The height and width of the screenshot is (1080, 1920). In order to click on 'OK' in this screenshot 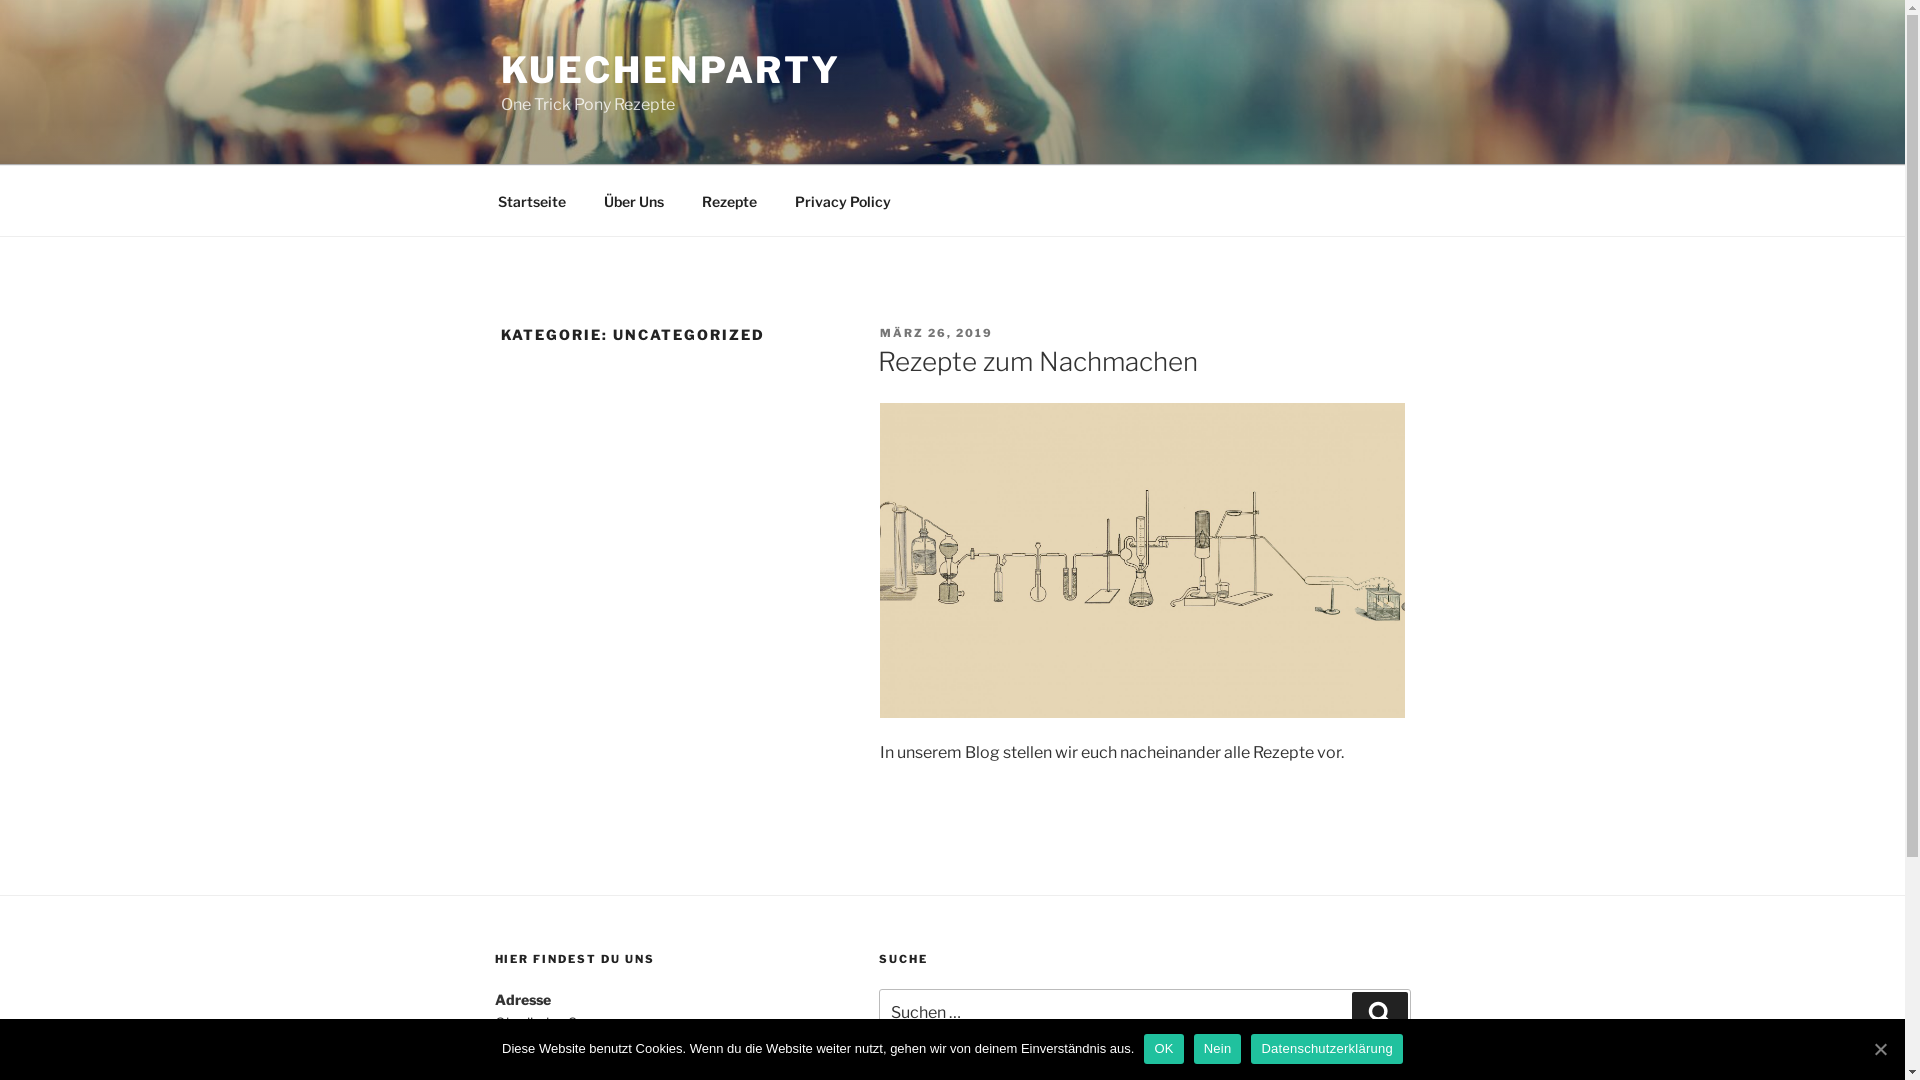, I will do `click(1163, 1048)`.